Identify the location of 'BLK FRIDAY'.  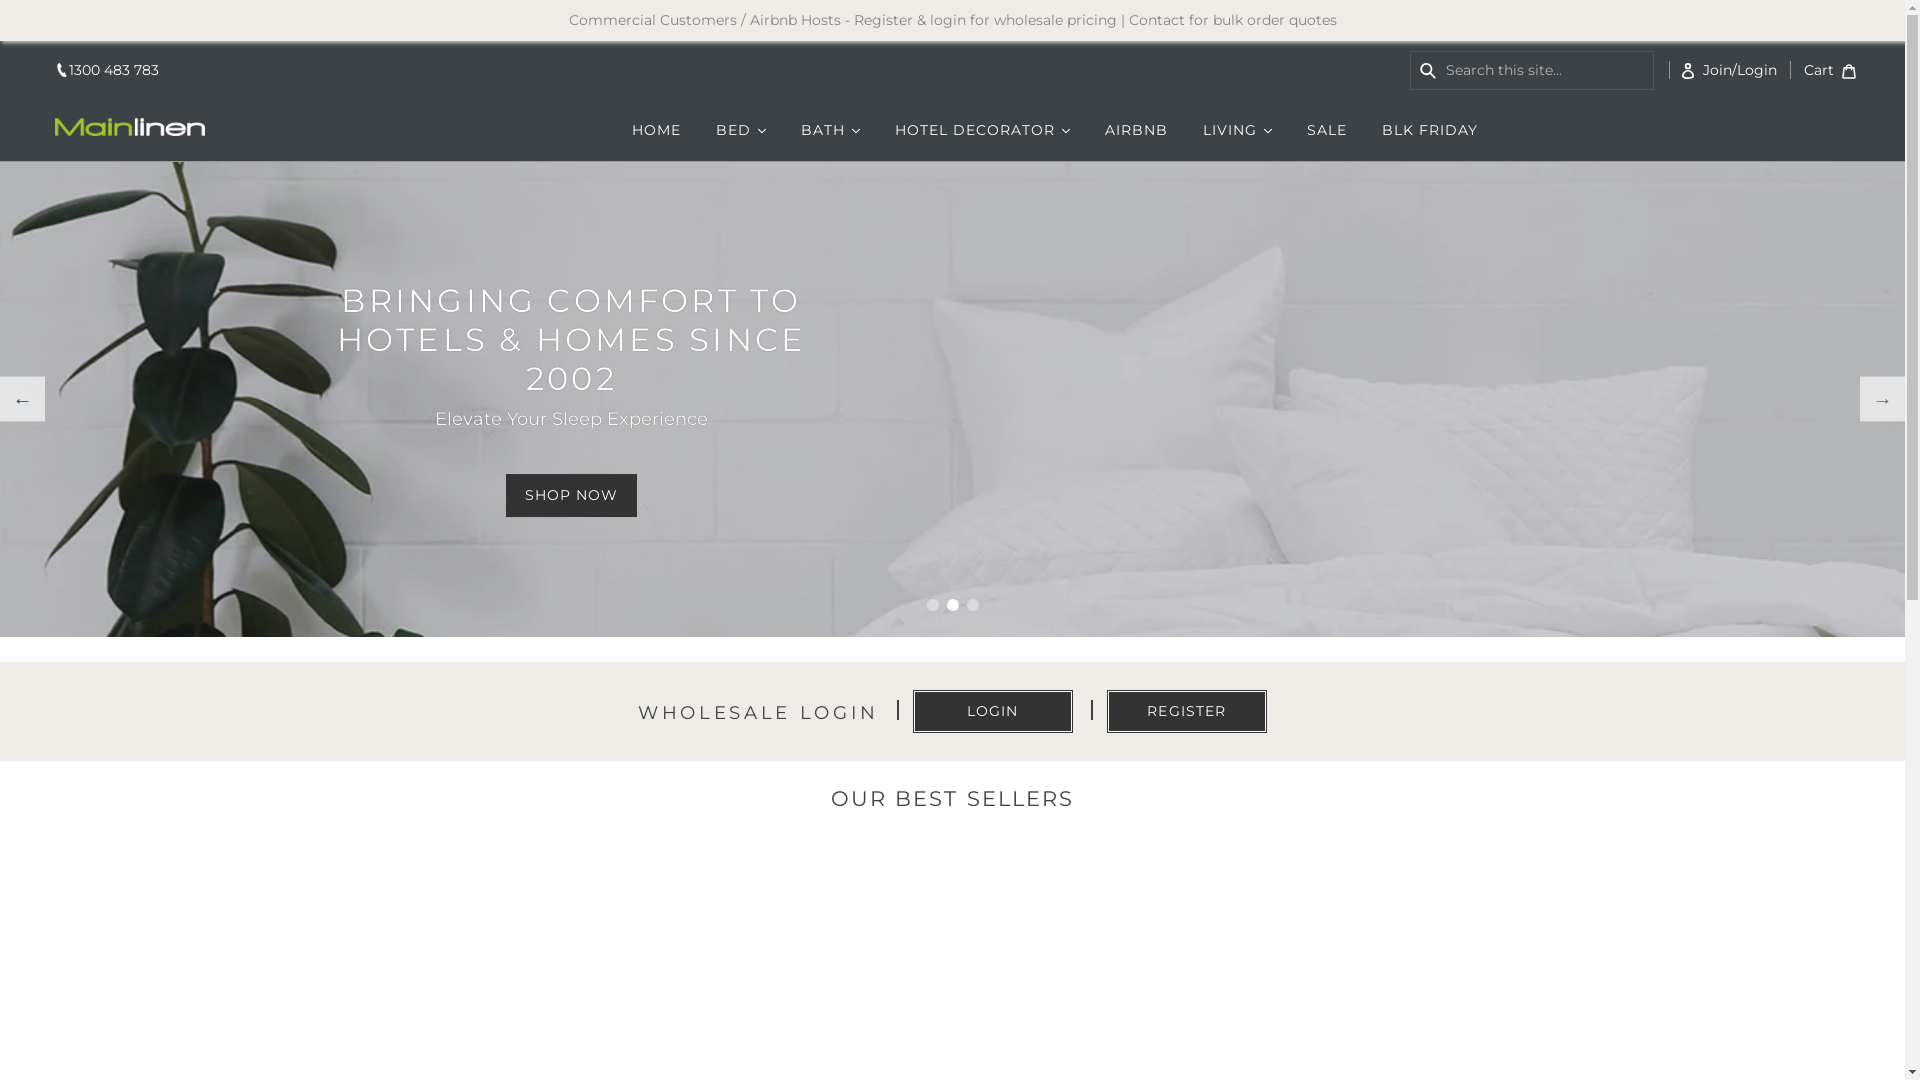
(1429, 130).